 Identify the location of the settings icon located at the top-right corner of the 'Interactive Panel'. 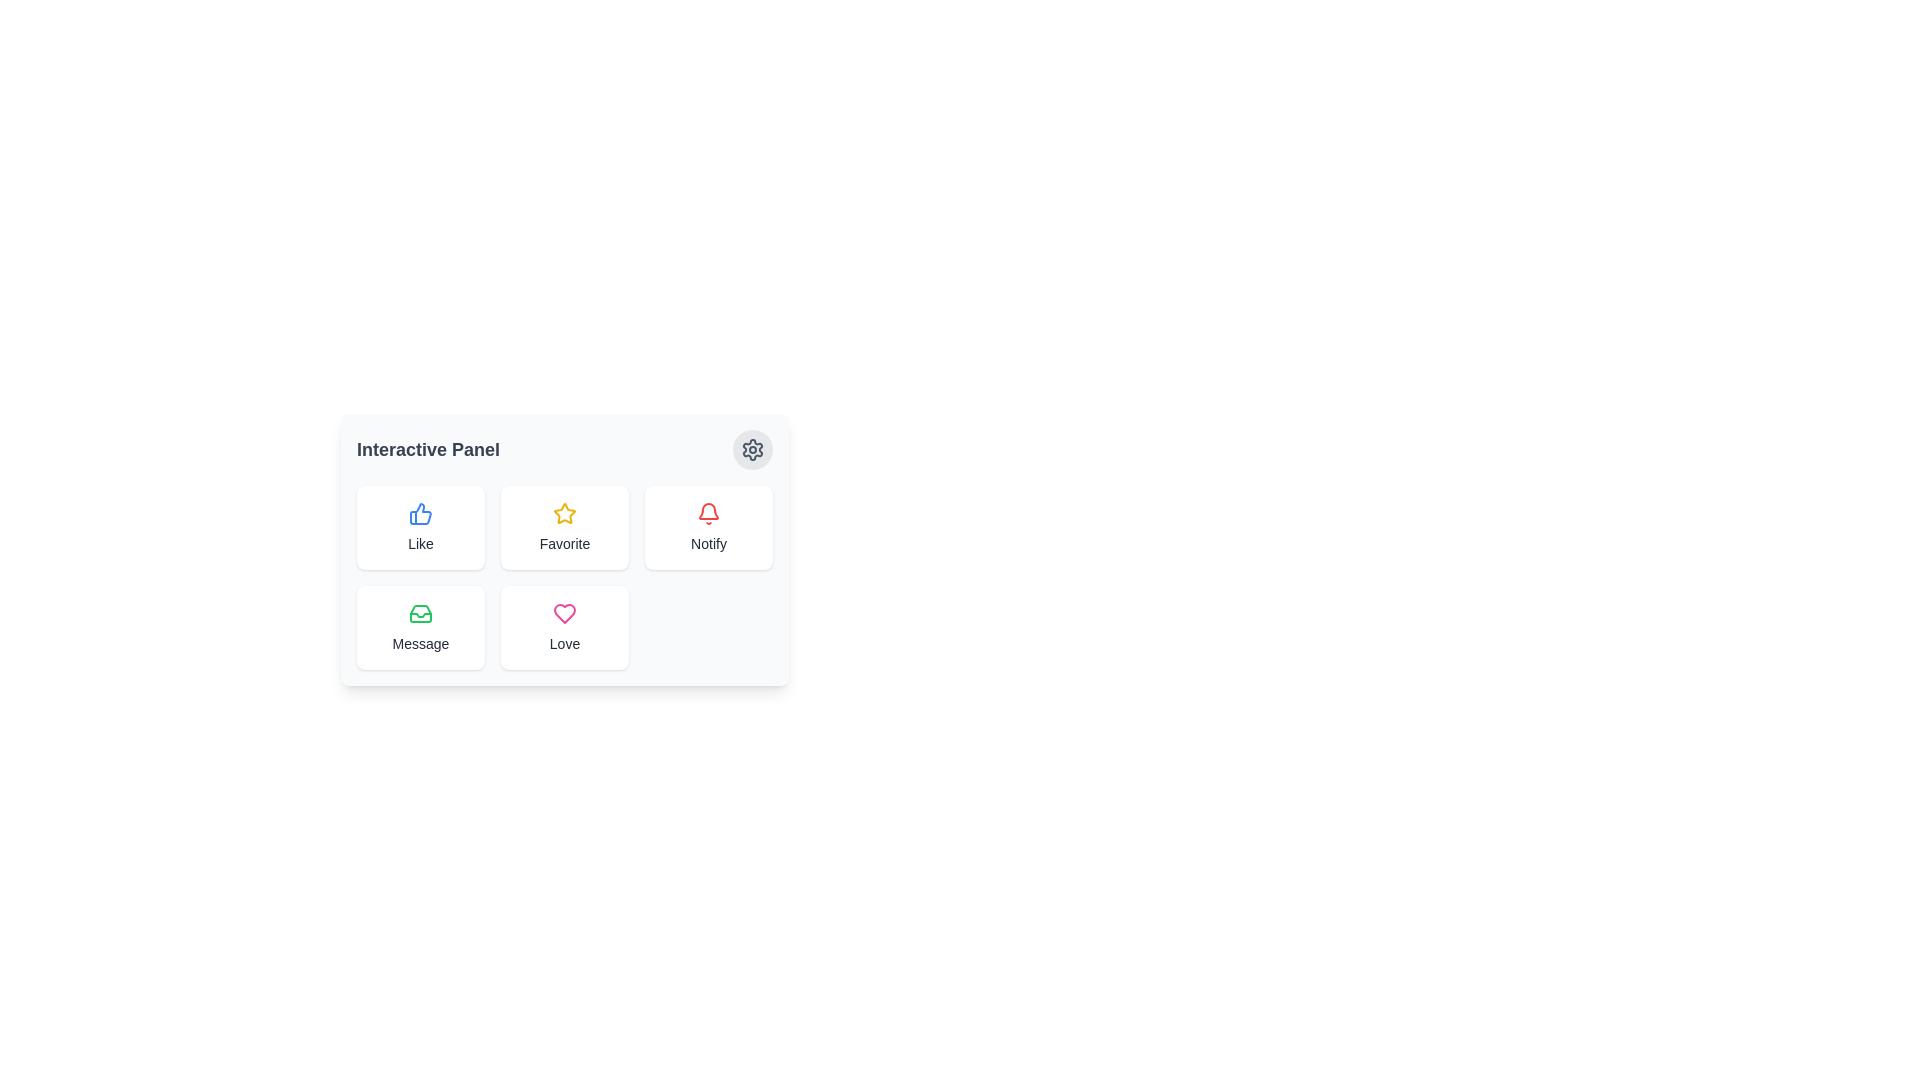
(752, 450).